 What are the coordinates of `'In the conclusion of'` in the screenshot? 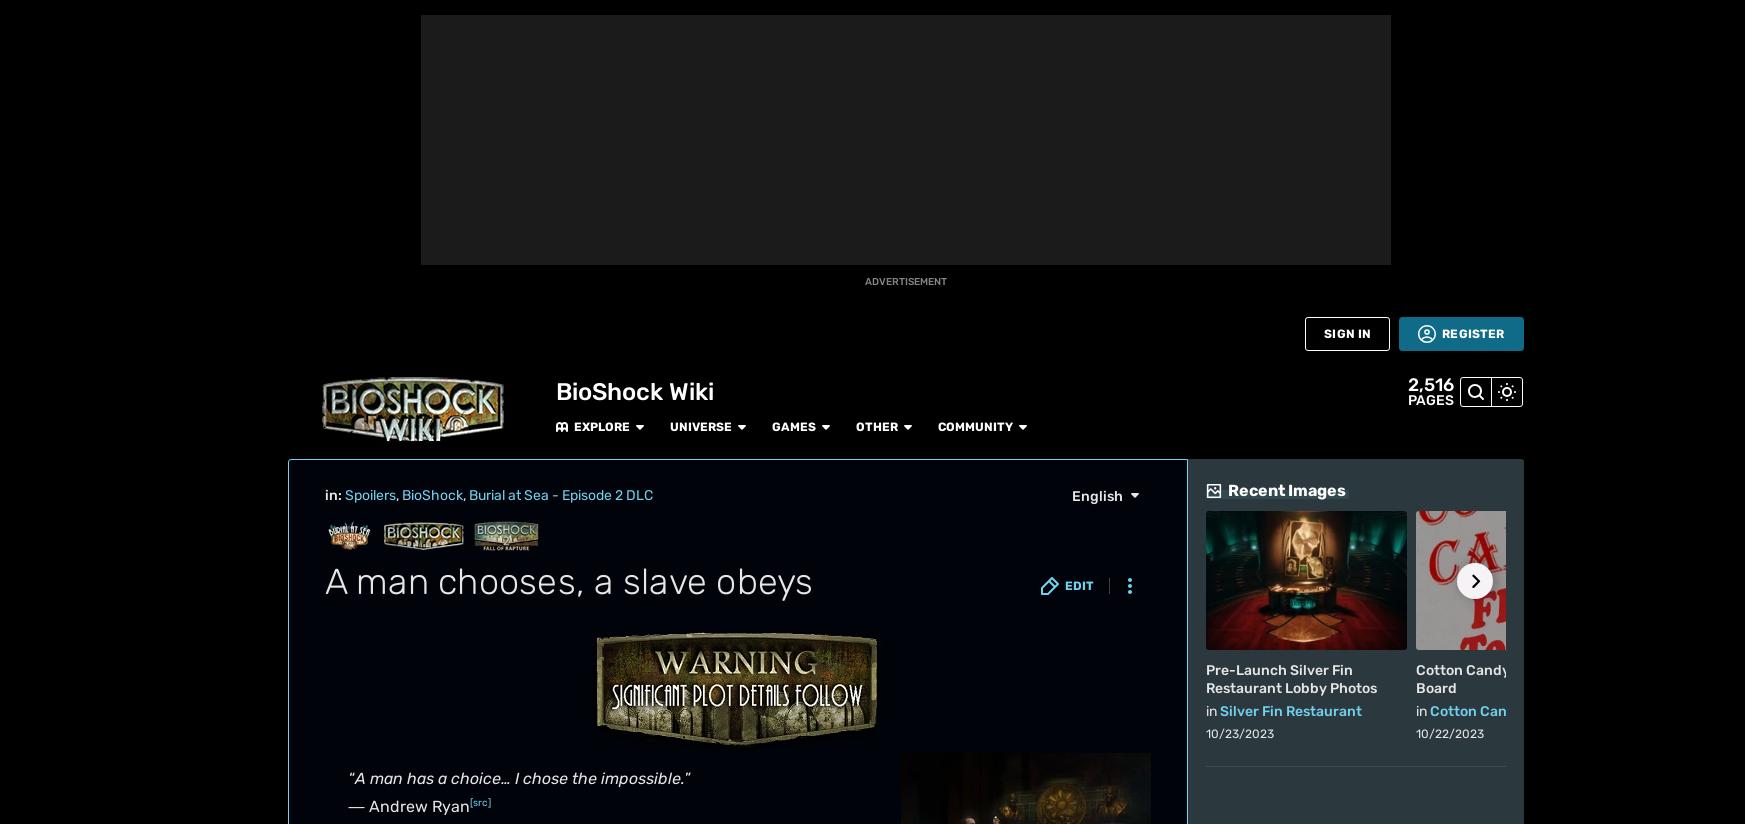 It's located at (398, 802).